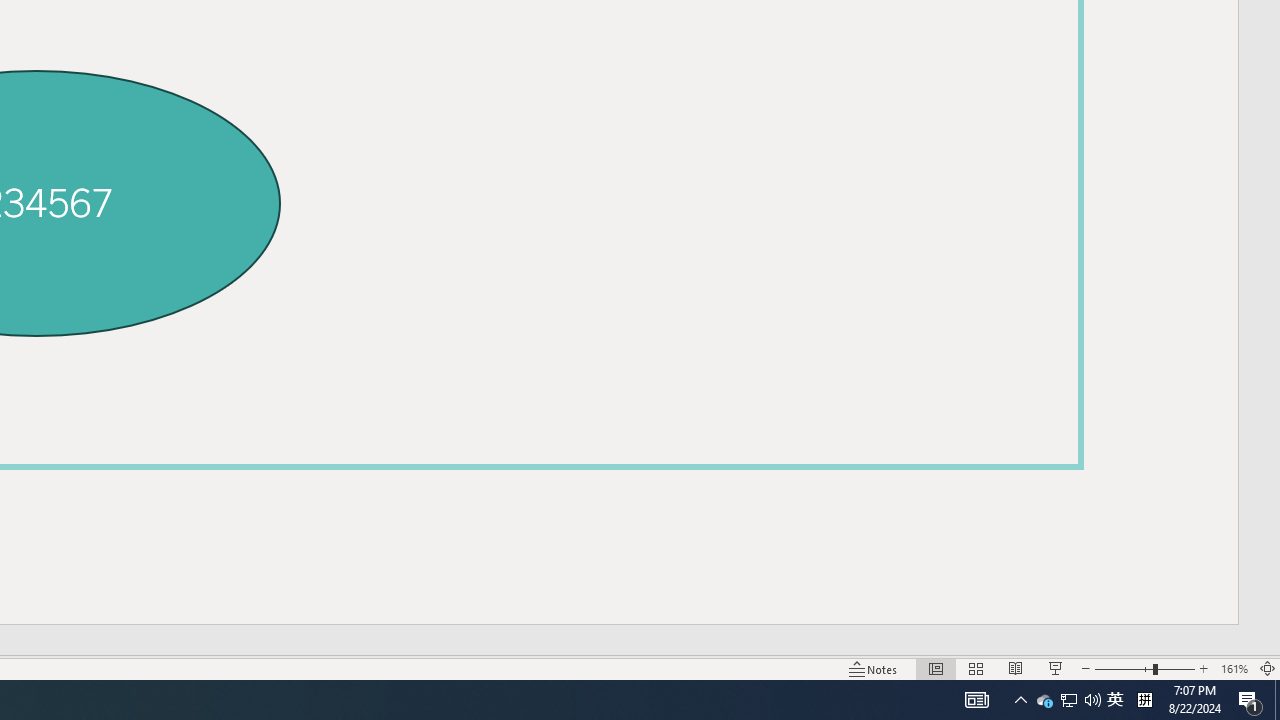 The image size is (1280, 720). I want to click on 'Zoom 161%', so click(1233, 669).